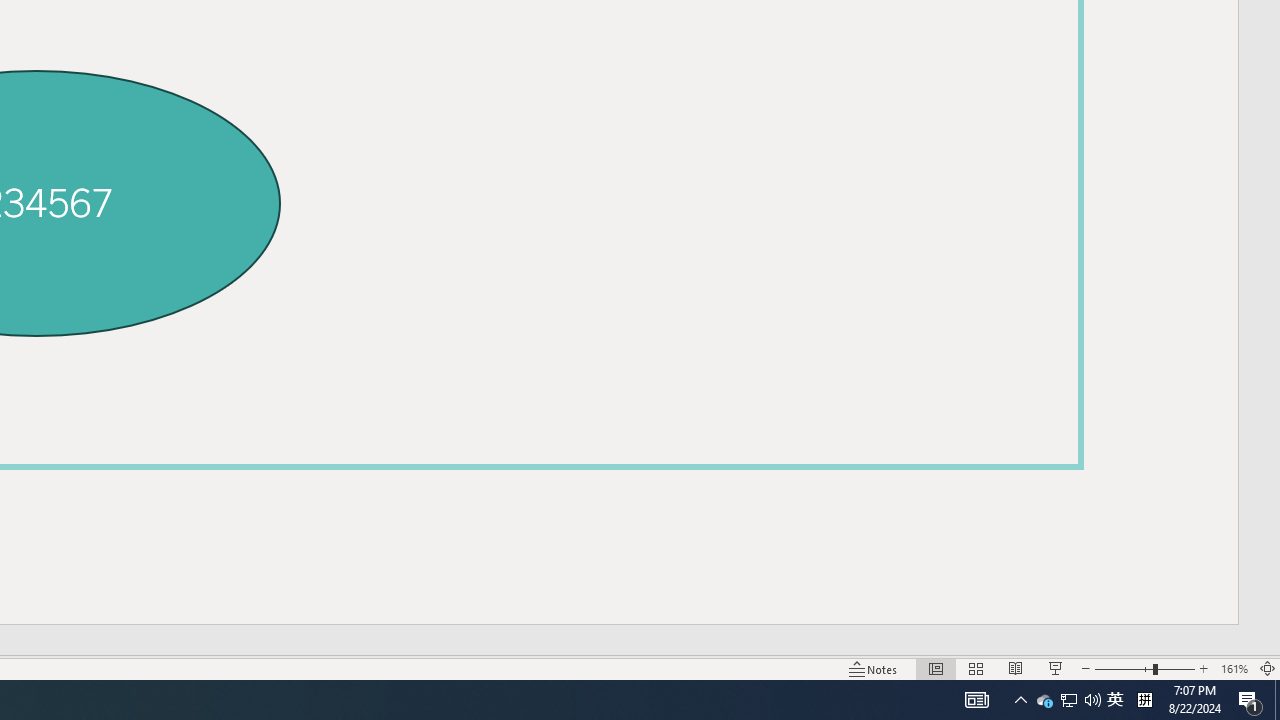 The image size is (1280, 720). I want to click on 'Zoom 161%', so click(1233, 669).